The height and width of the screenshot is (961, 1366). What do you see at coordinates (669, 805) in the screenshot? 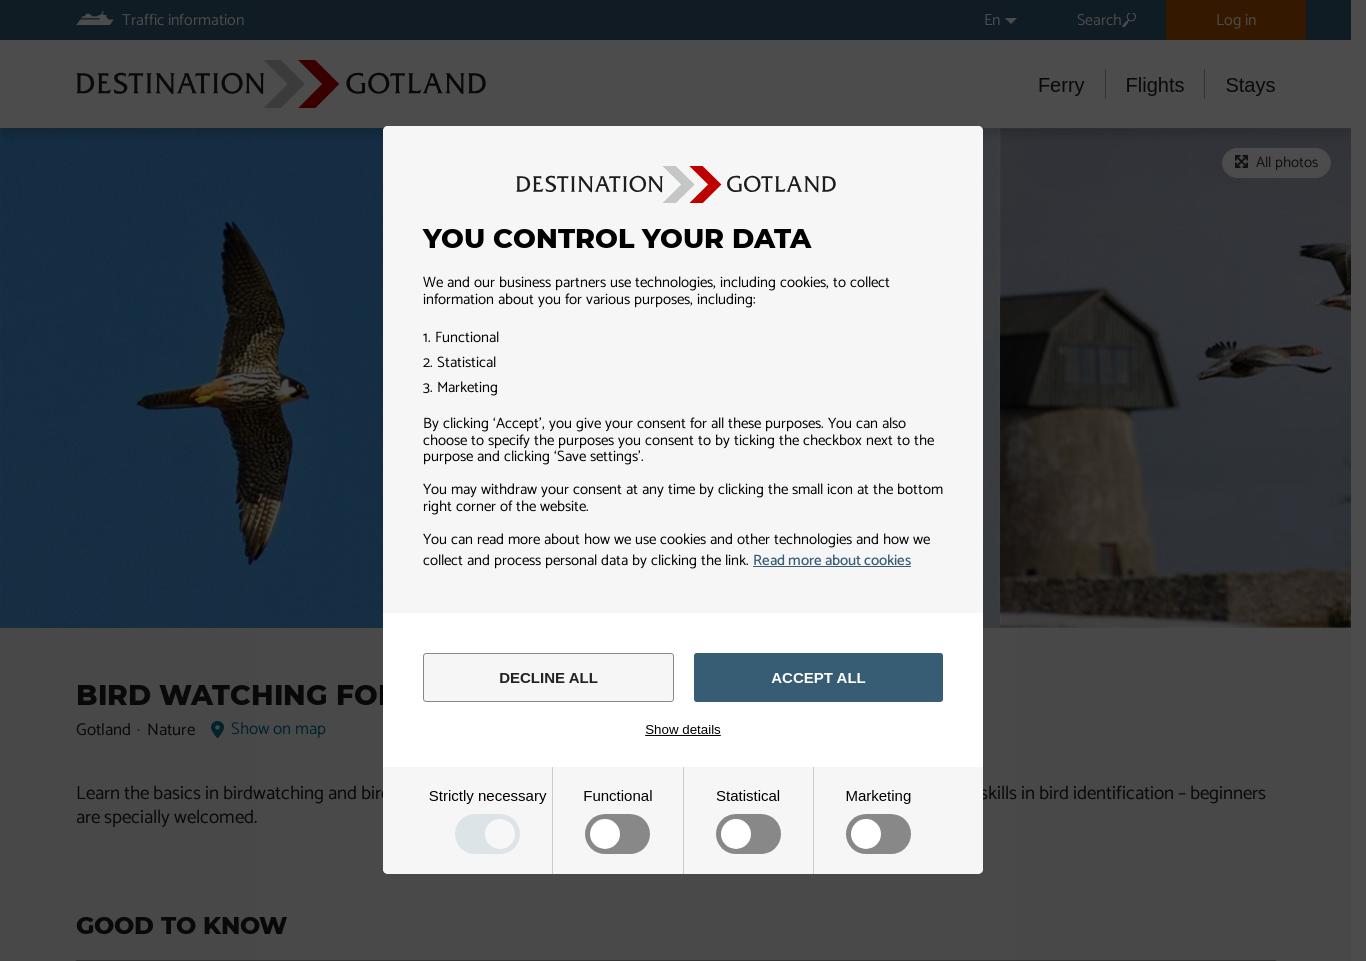
I see `'Learn the basics in birdwatching and bird identification during a two-days course in Gotland. You don’t need any basic skills in bird identification – beginners are specially welcomed.'` at bounding box center [669, 805].